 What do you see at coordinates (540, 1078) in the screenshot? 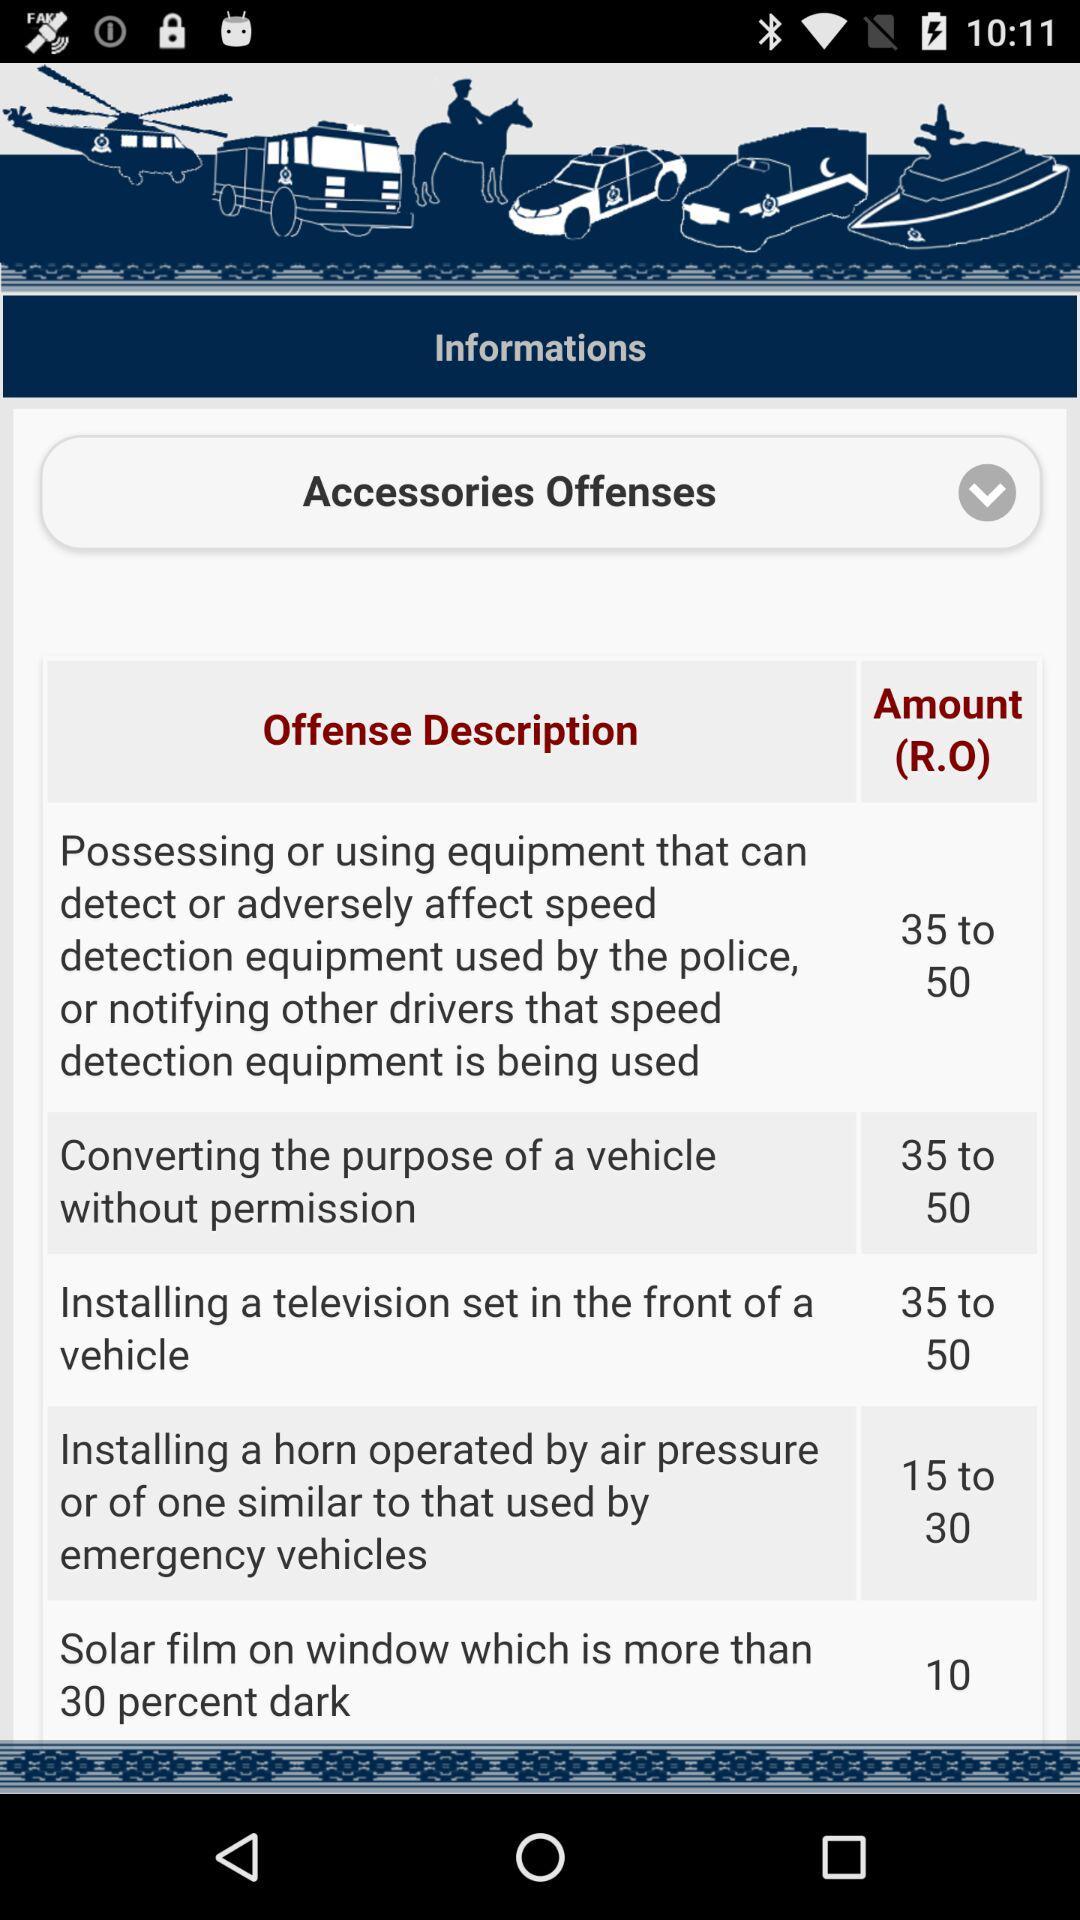
I see `display offense description` at bounding box center [540, 1078].